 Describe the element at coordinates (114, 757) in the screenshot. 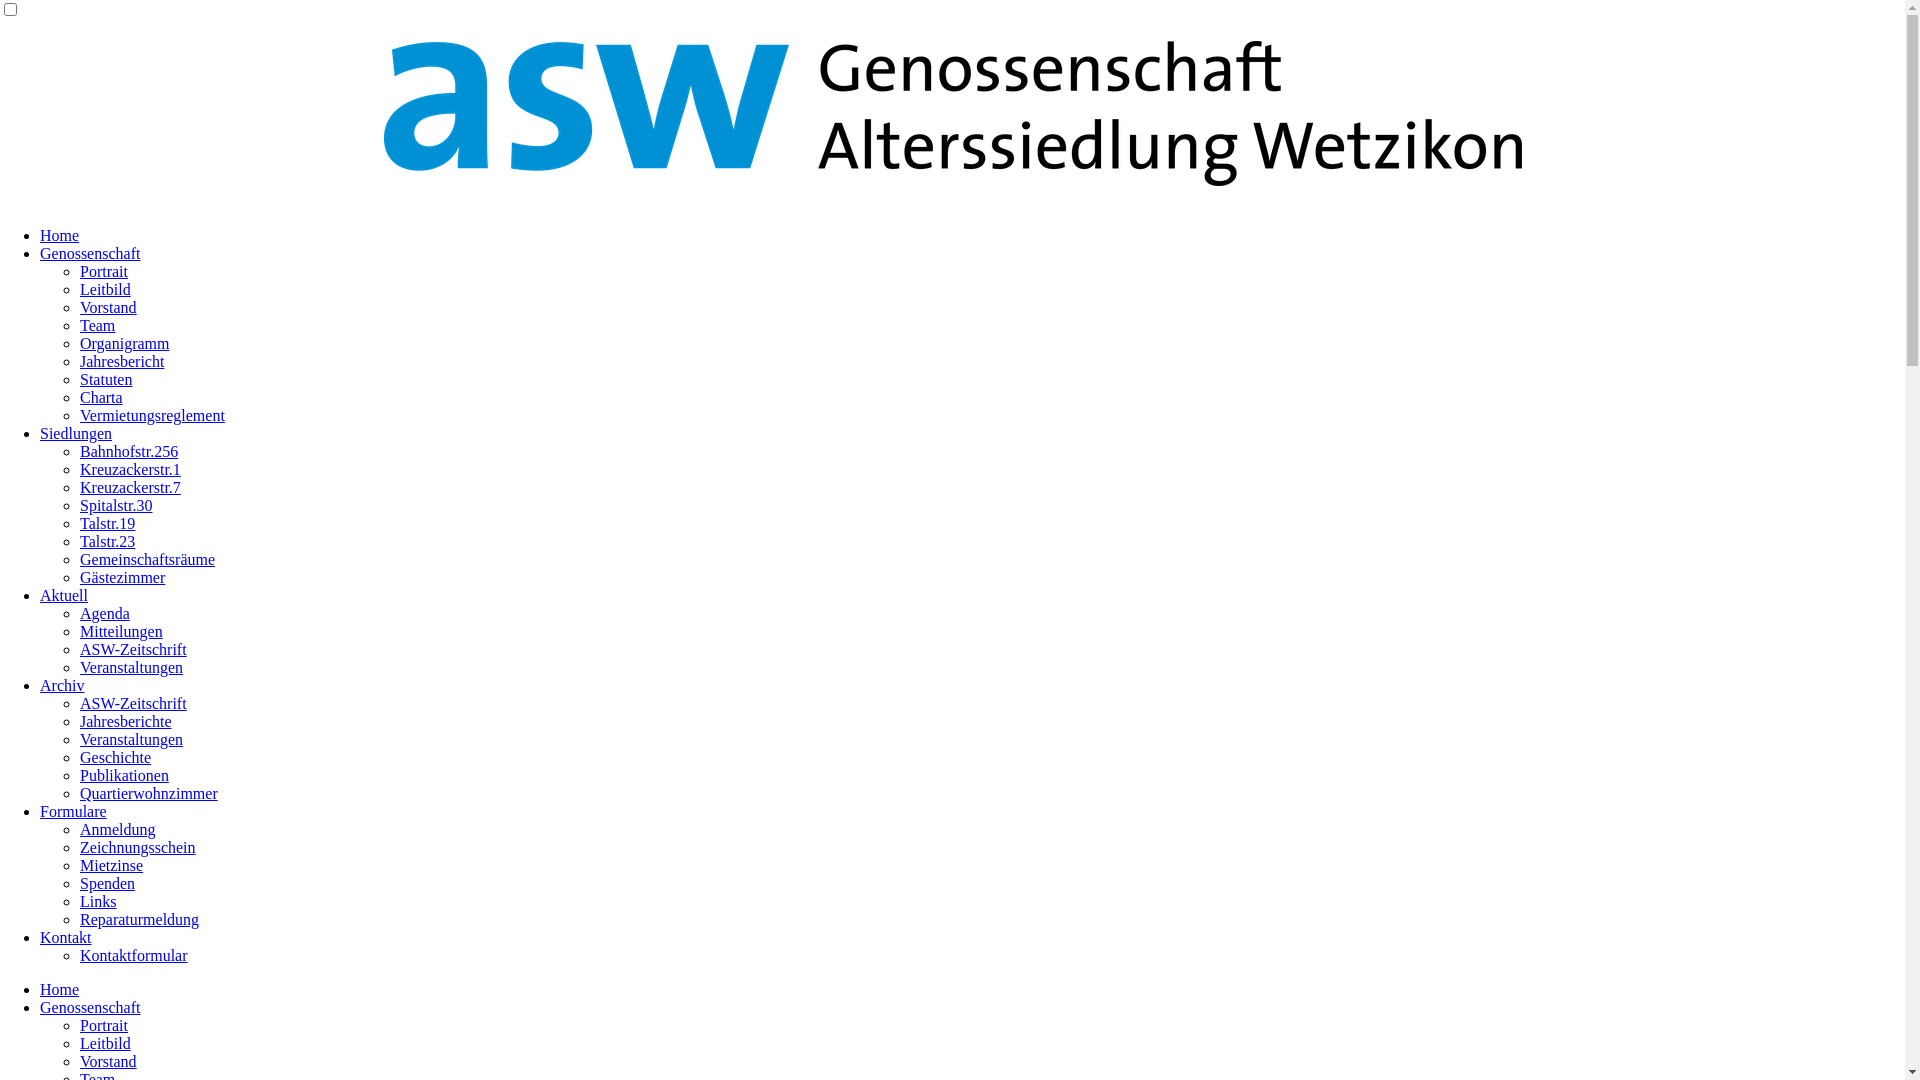

I see `'Geschichte'` at that location.